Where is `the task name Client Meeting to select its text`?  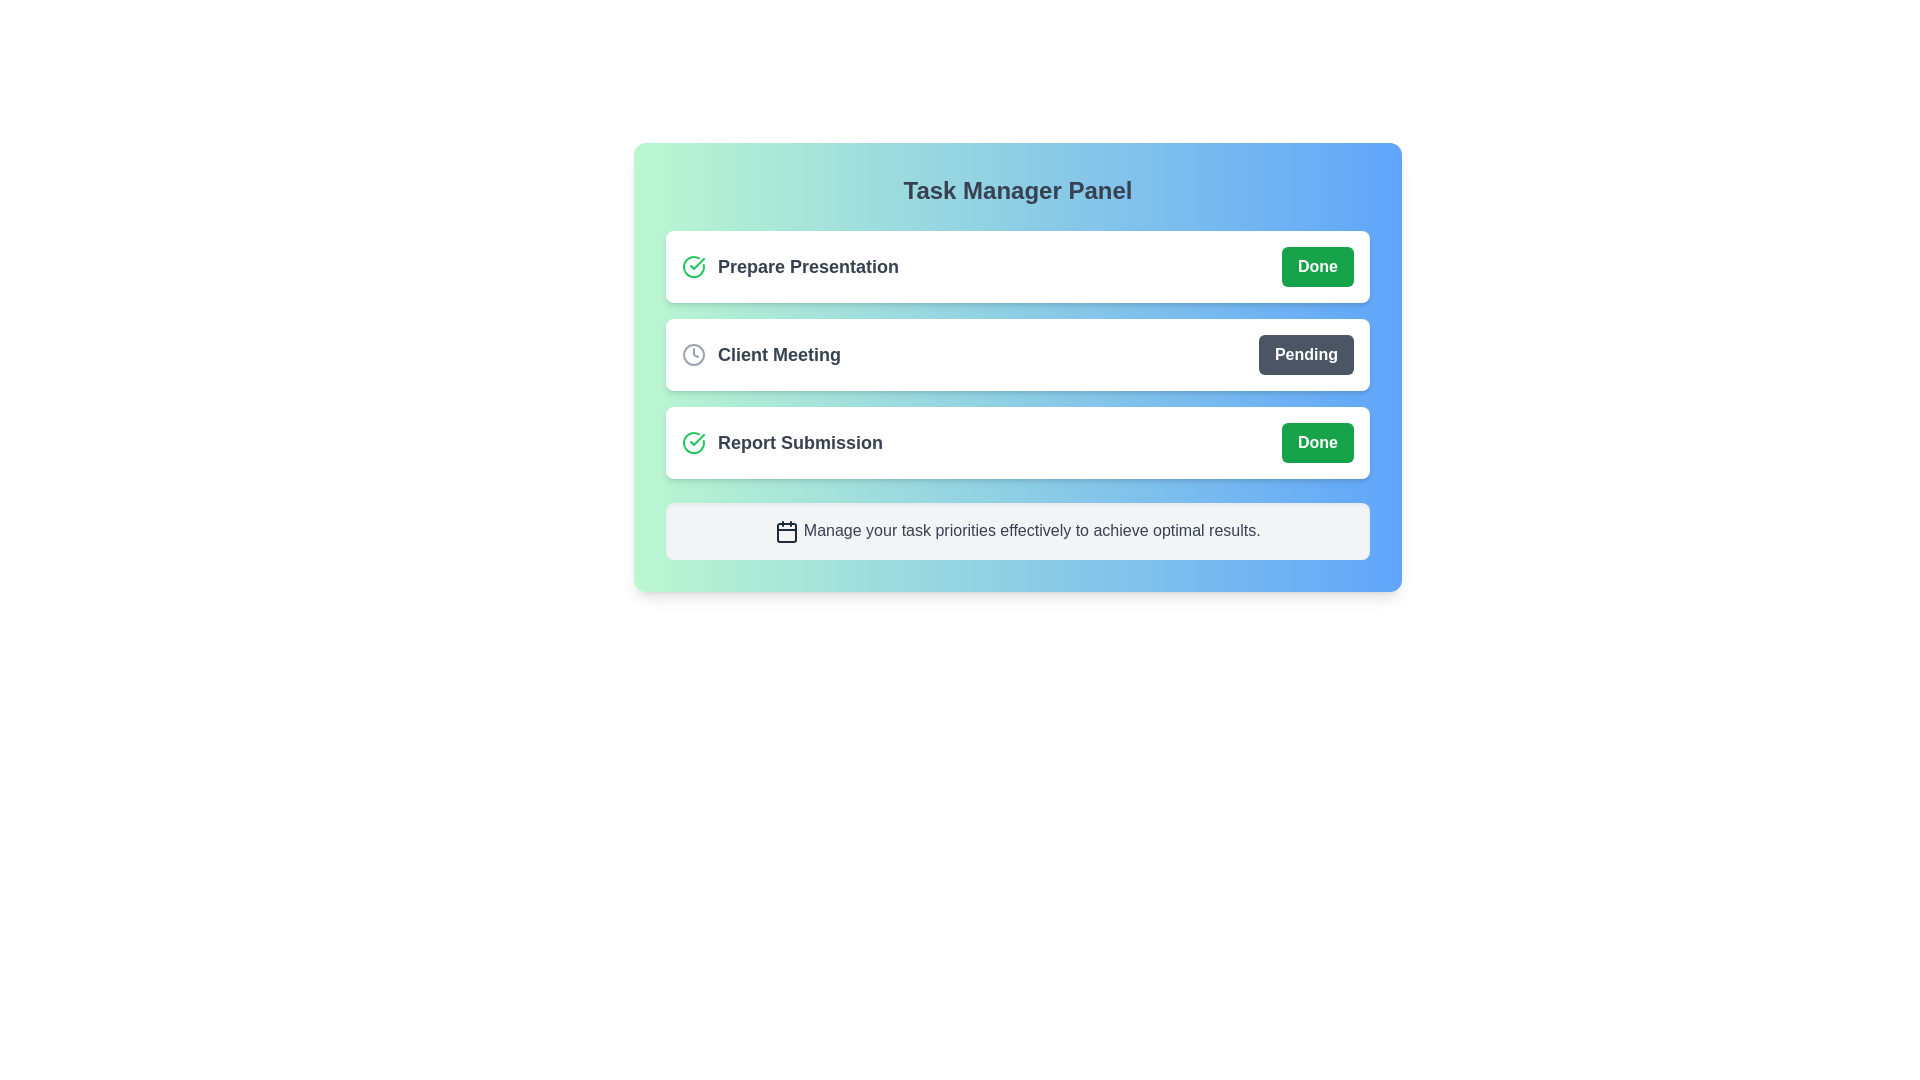 the task name Client Meeting to select its text is located at coordinates (760, 353).